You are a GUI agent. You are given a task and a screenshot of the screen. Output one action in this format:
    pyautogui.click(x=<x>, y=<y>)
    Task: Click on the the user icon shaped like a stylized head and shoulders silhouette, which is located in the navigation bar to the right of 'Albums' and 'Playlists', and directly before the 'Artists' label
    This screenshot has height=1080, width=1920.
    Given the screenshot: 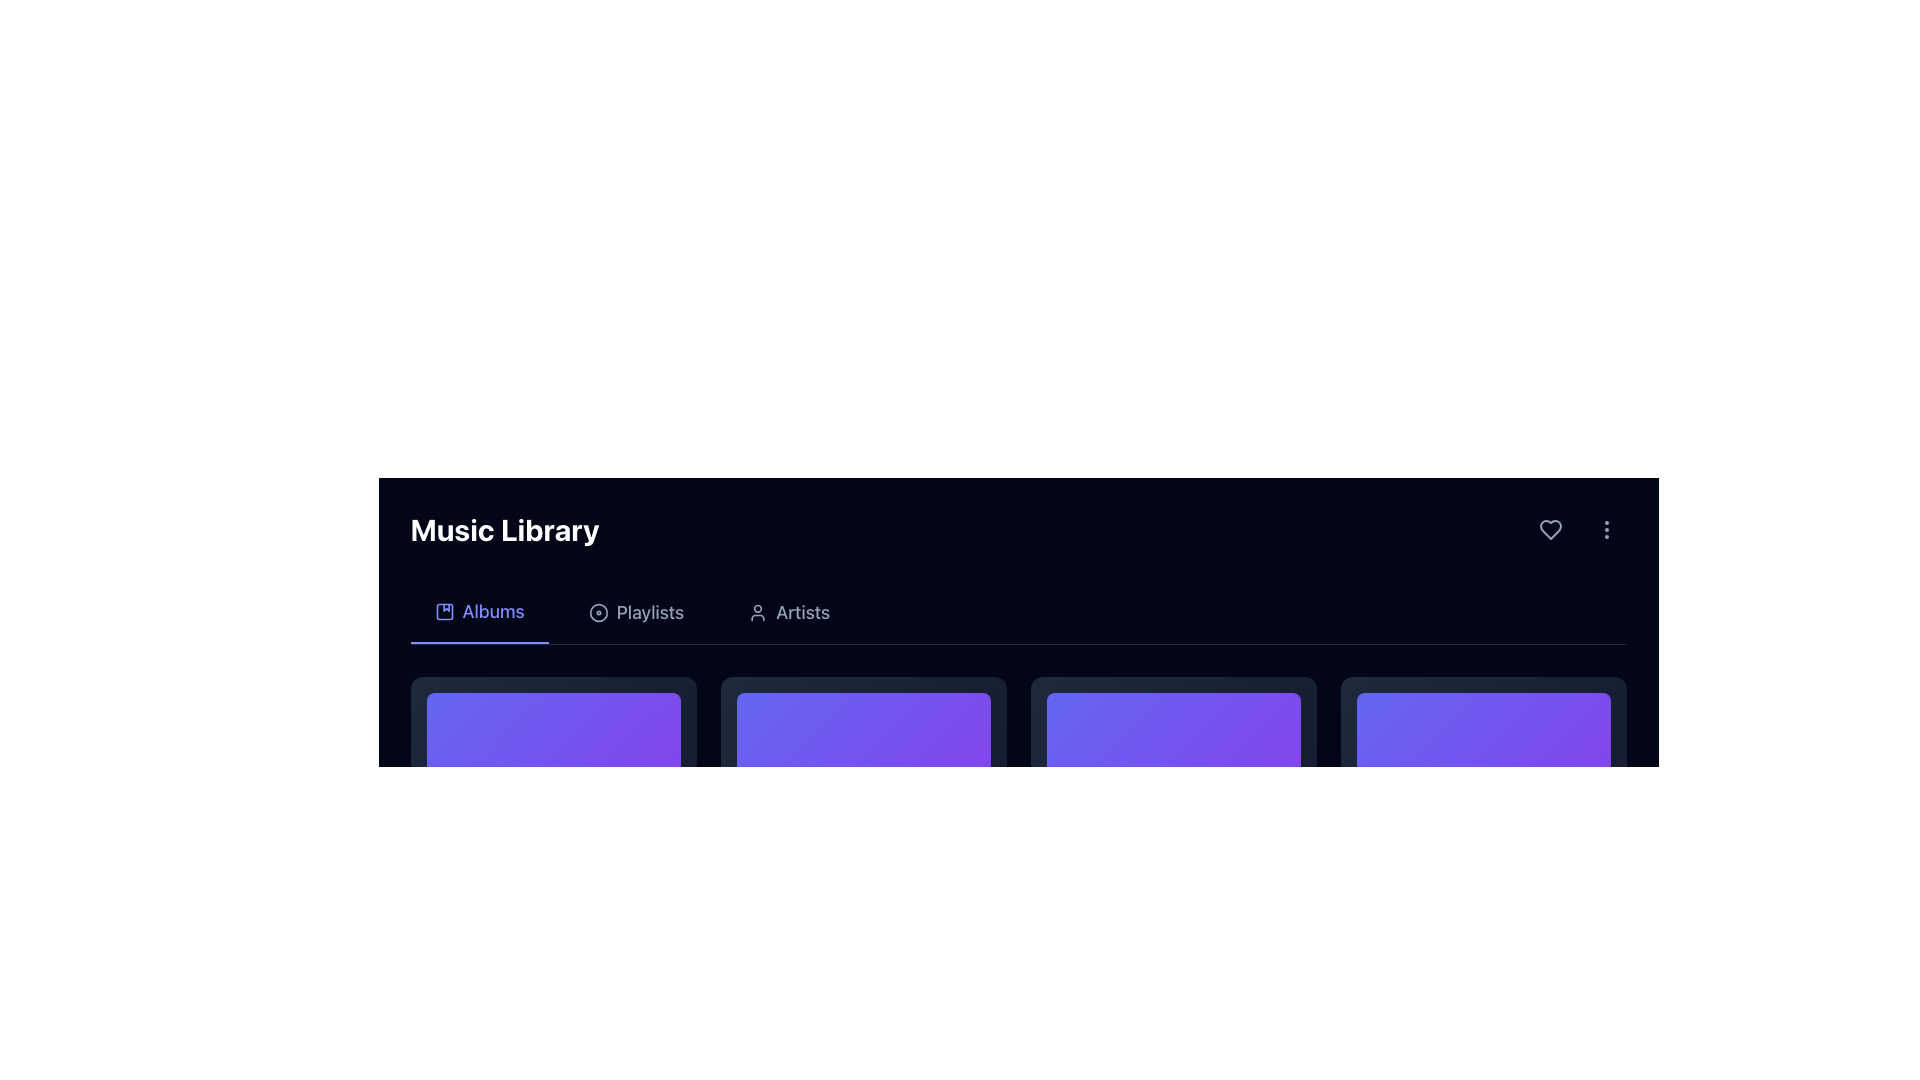 What is the action you would take?
    pyautogui.click(x=757, y=612)
    